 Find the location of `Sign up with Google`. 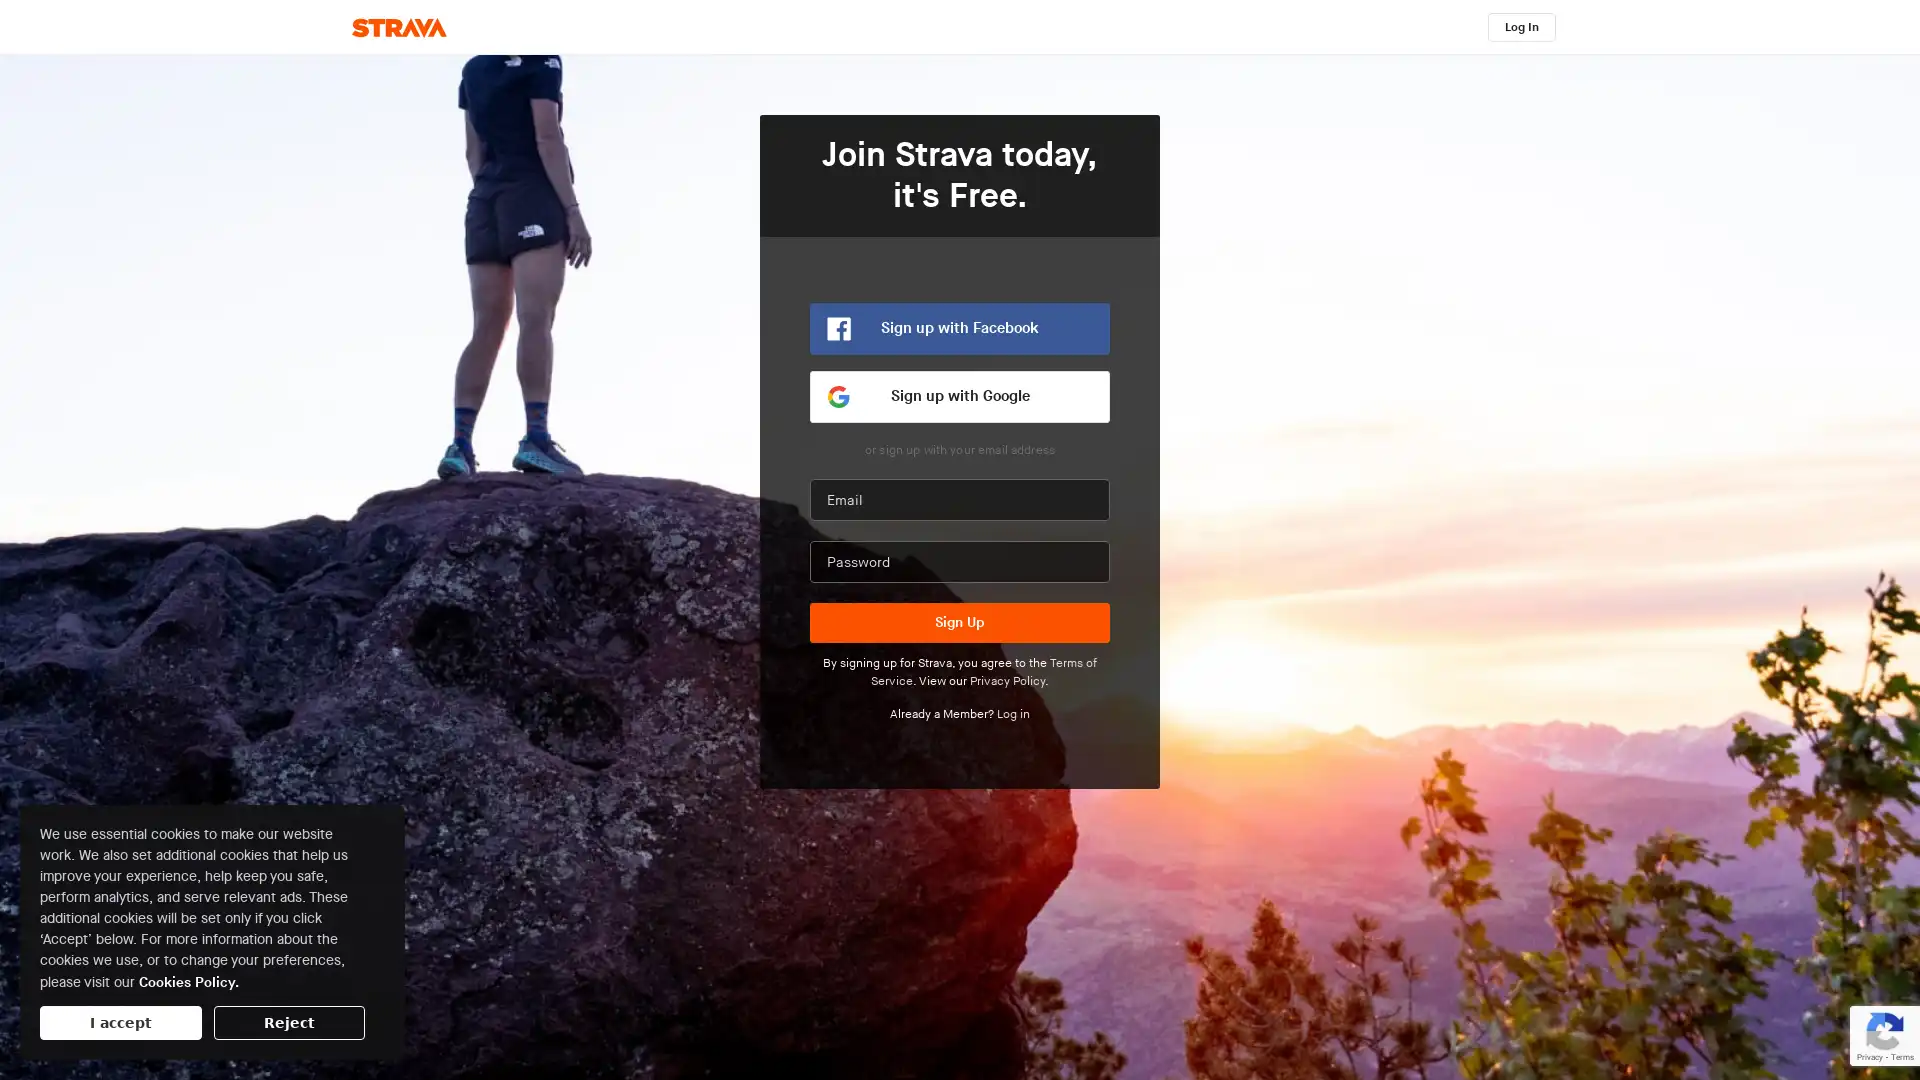

Sign up with Google is located at coordinates (960, 397).